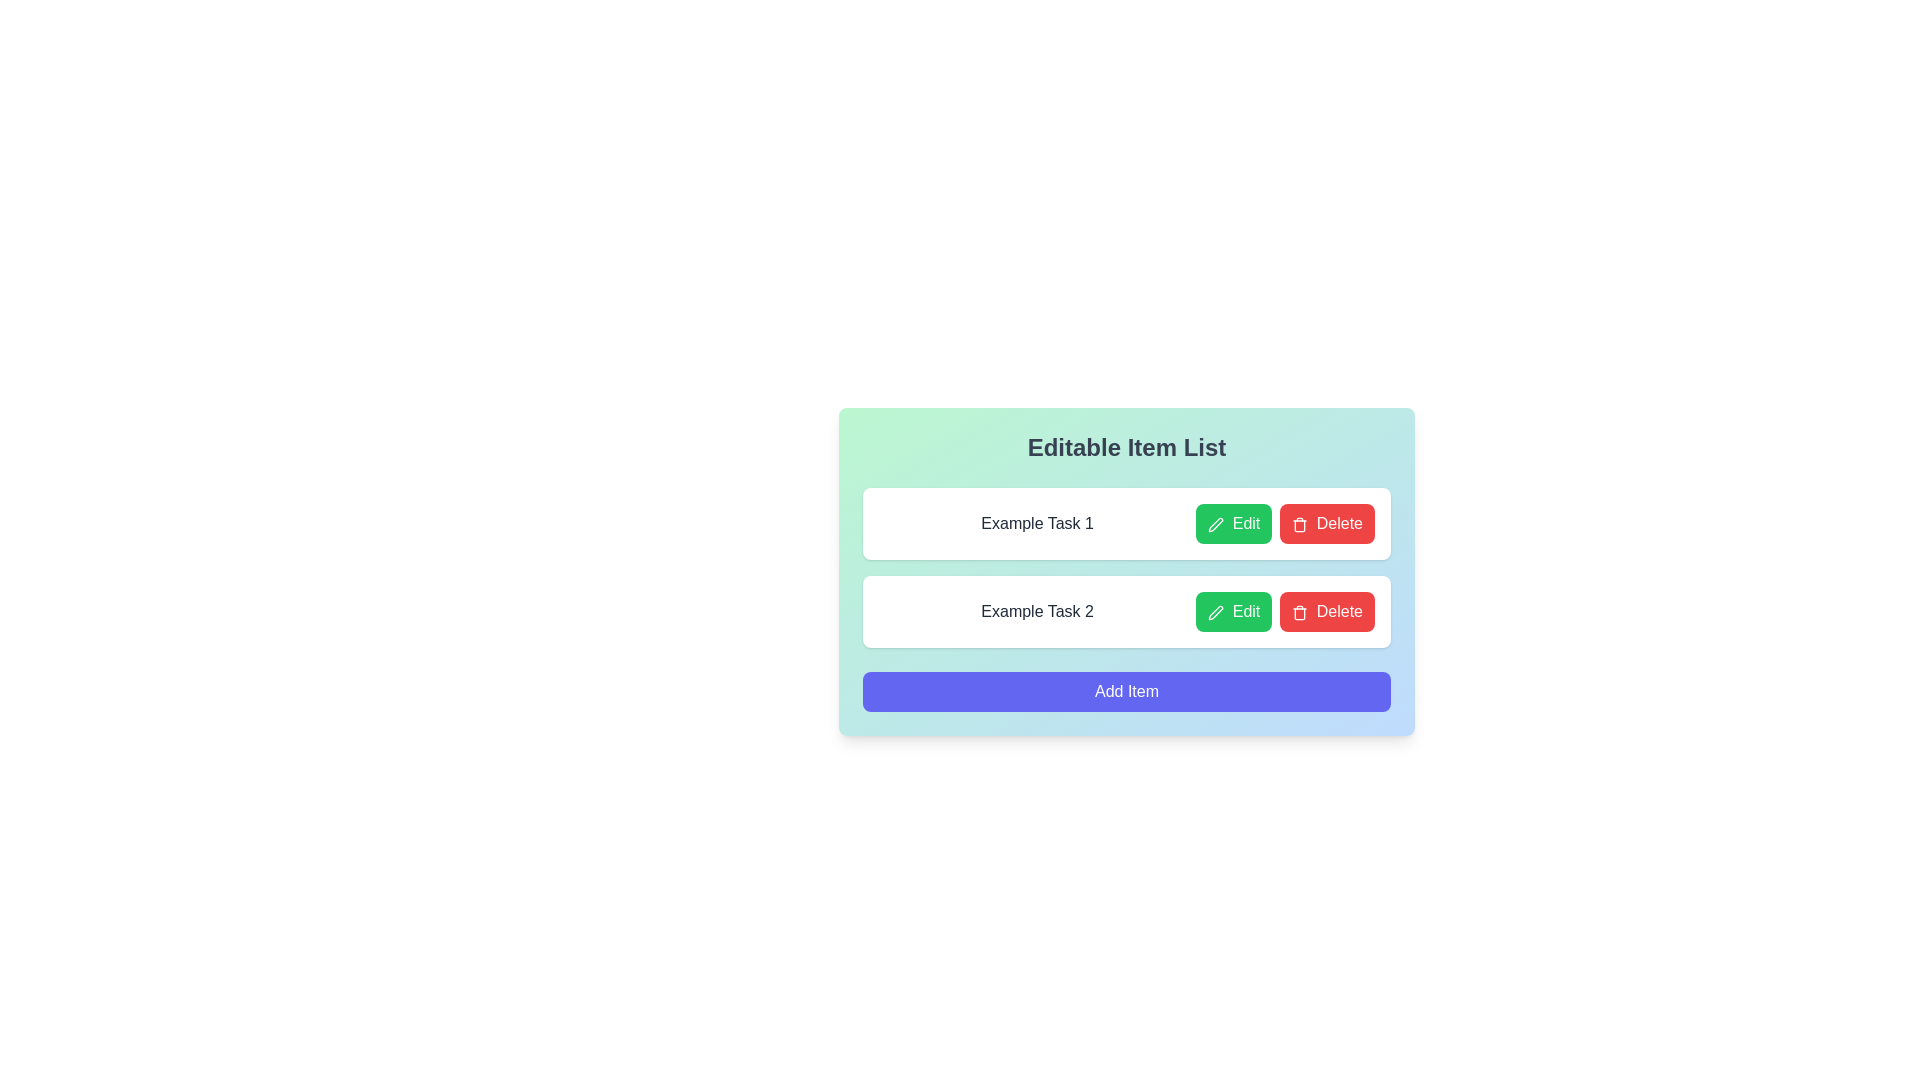  I want to click on the static text label that displays the task title, positioned below 'Example Task 1' and above the 'Add Item' button, so click(1037, 611).